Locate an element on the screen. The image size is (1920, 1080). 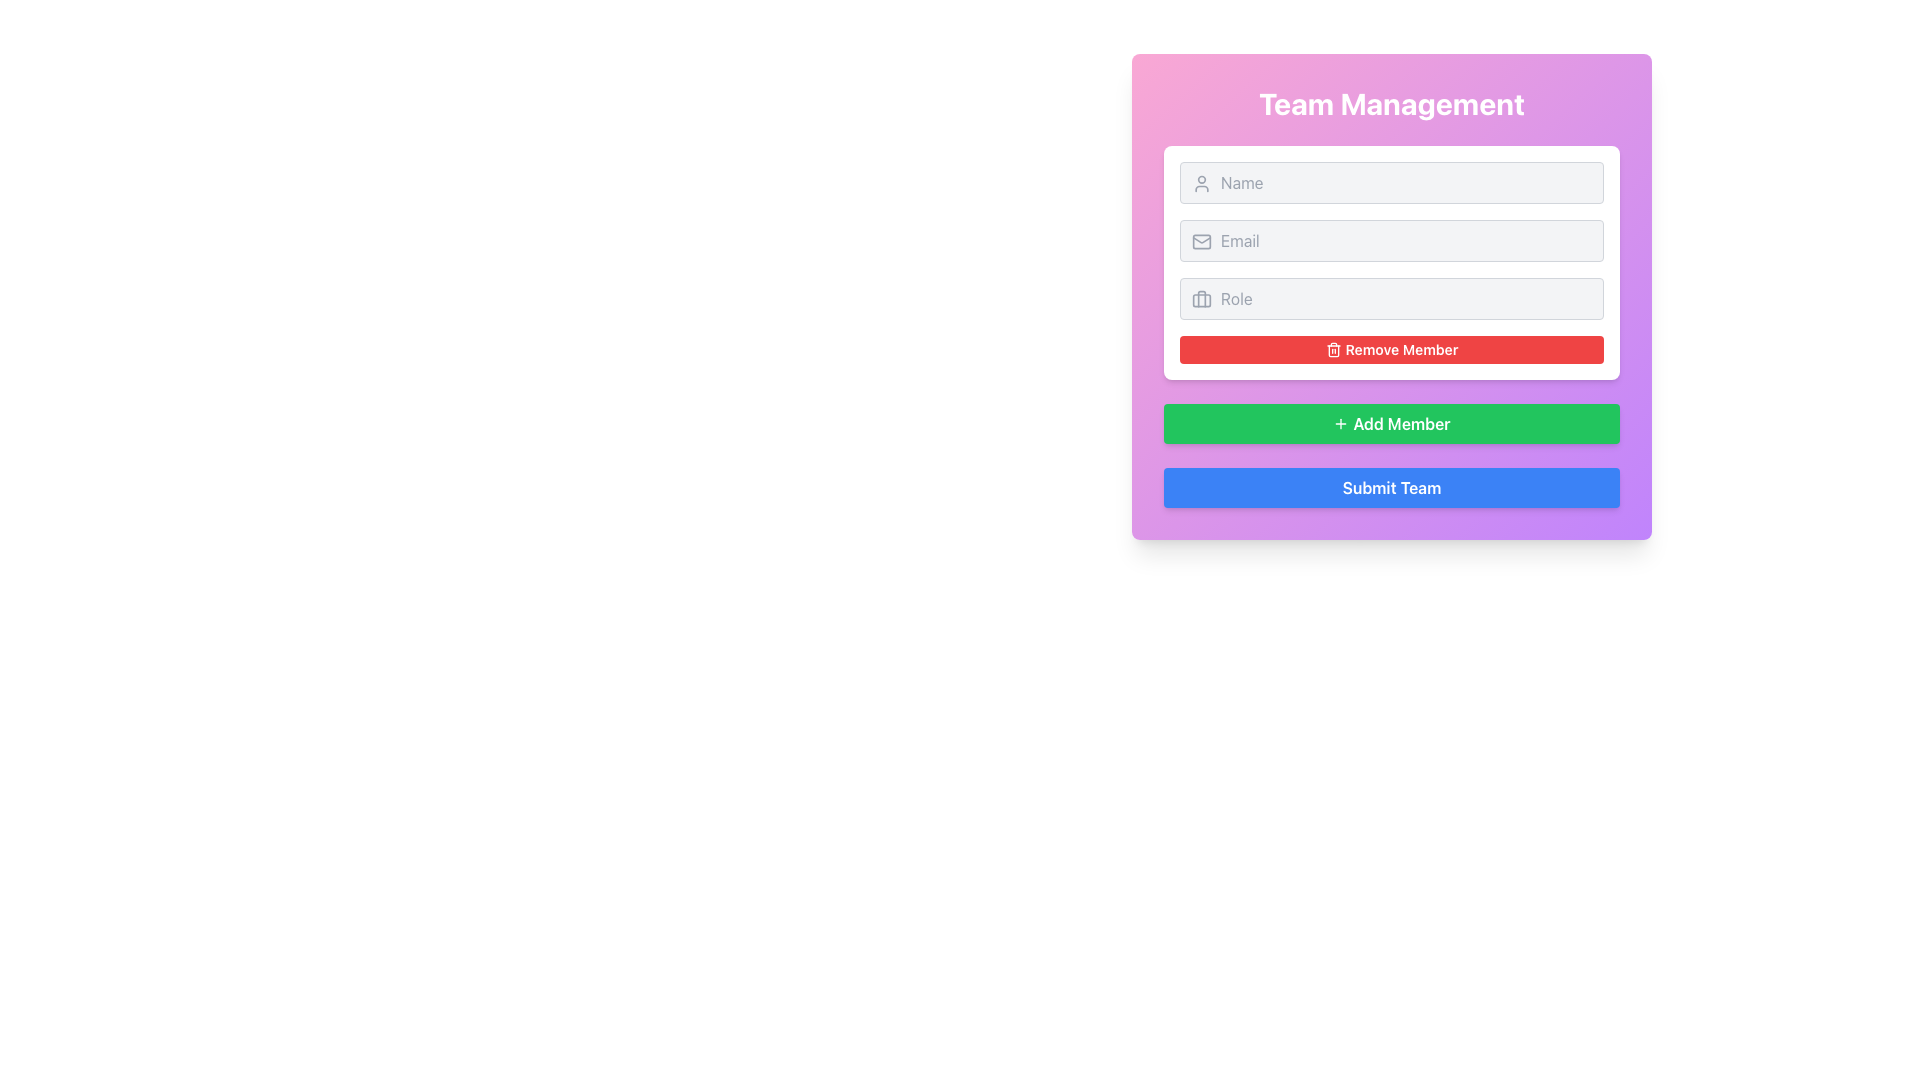
the 'Add Member' text label located inside the green button, which is centrally positioned in the form interface is located at coordinates (1400, 423).